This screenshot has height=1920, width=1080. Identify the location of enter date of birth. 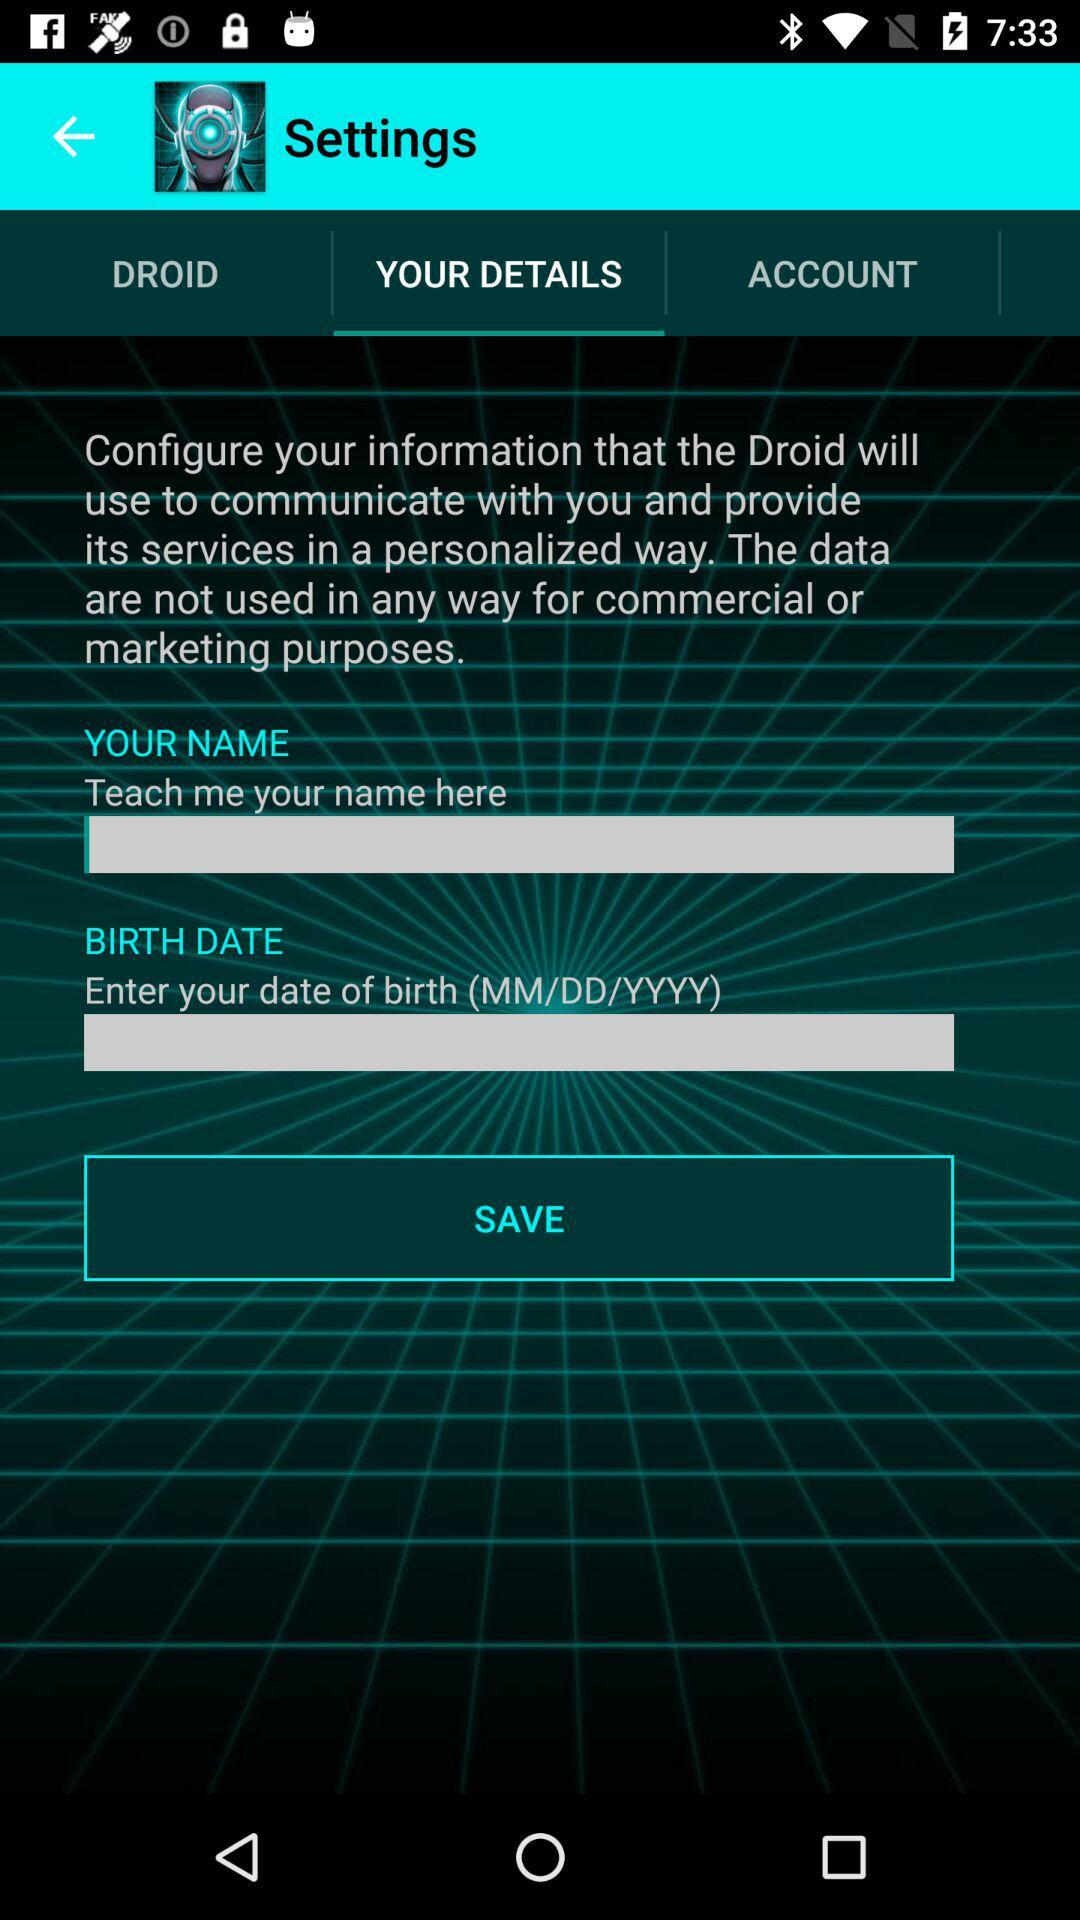
(518, 1041).